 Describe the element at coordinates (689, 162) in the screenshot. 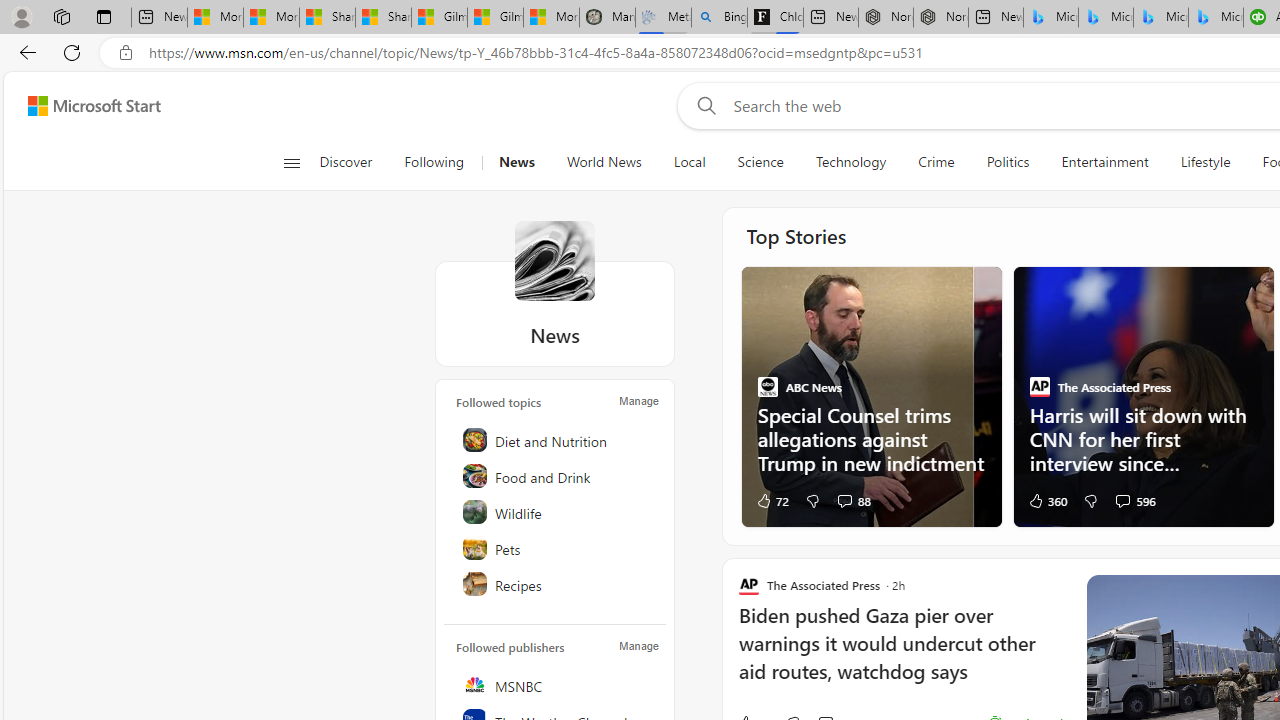

I see `'Local'` at that location.